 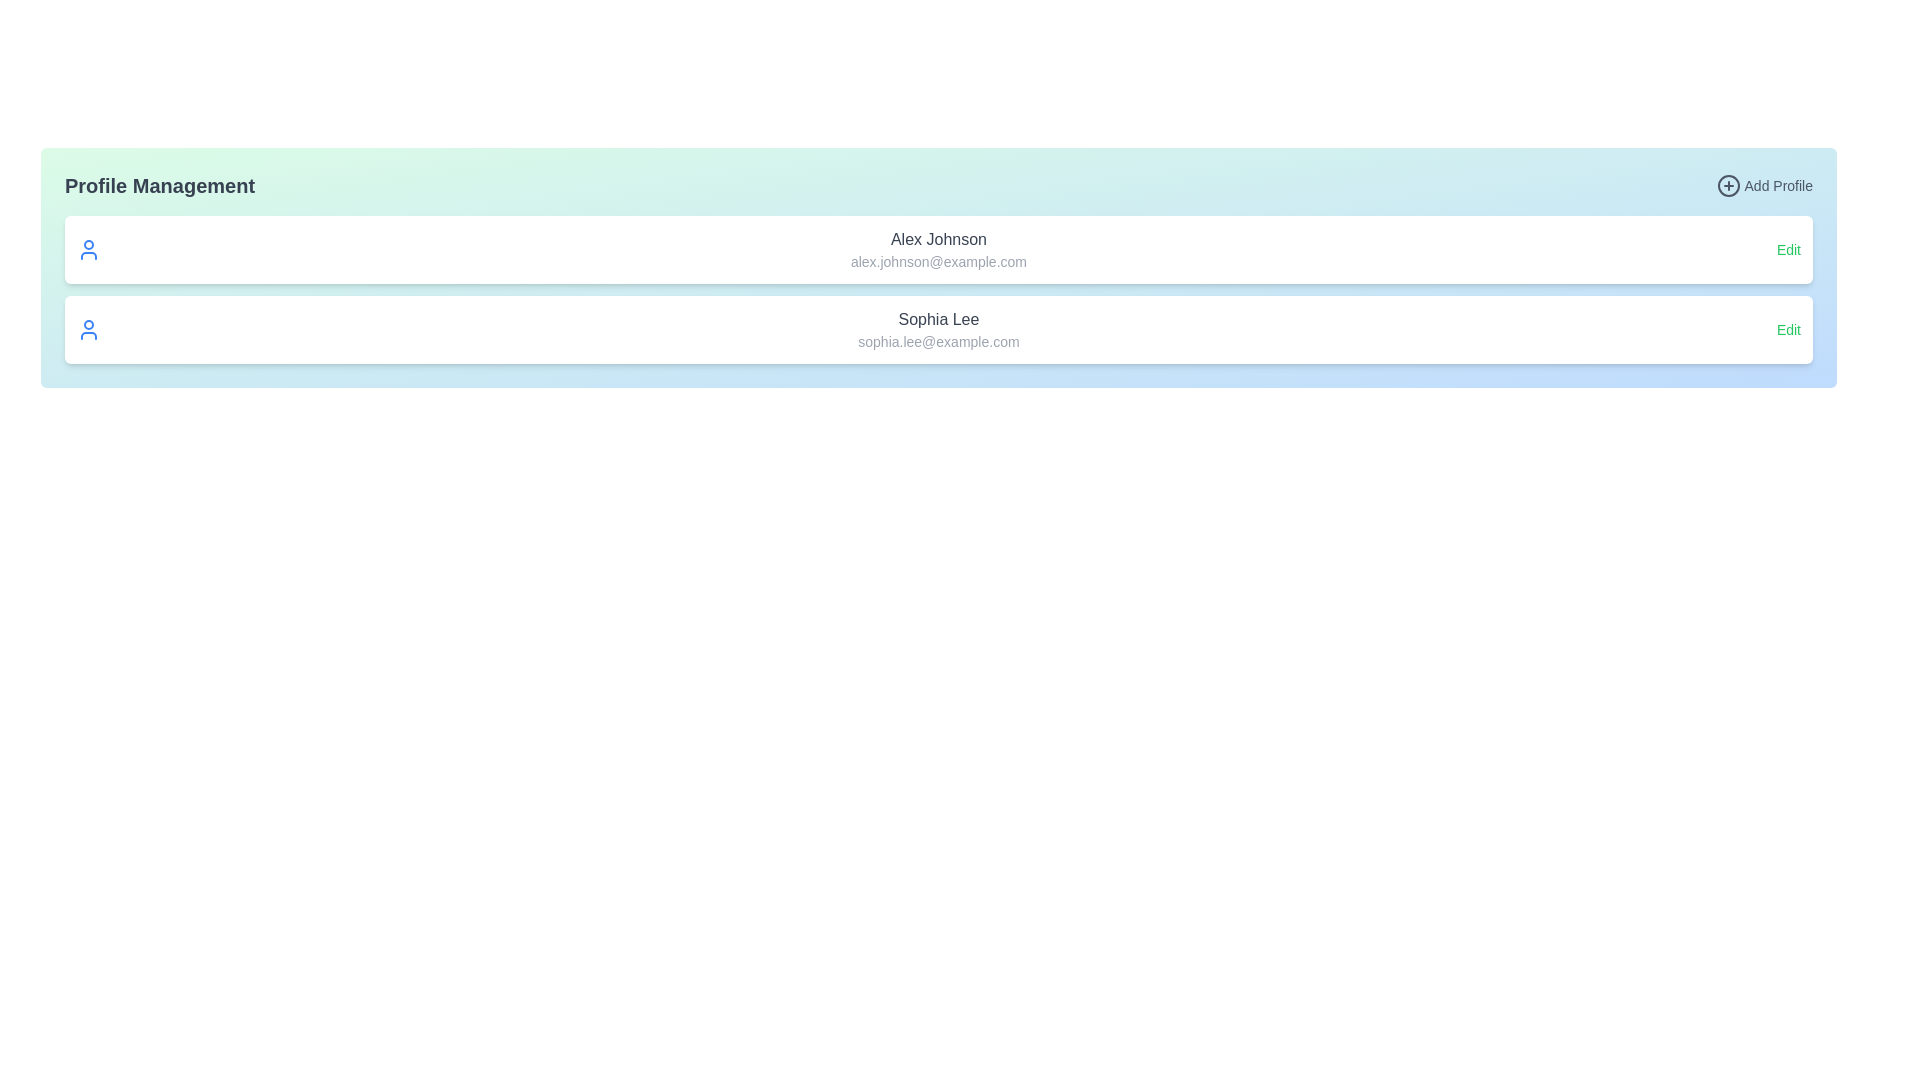 What do you see at coordinates (937, 341) in the screenshot?
I see `the static text label displaying the email address 'sophia.lee@example.com', which is located beneath the name 'Sophia Lee' in the user profile section` at bounding box center [937, 341].